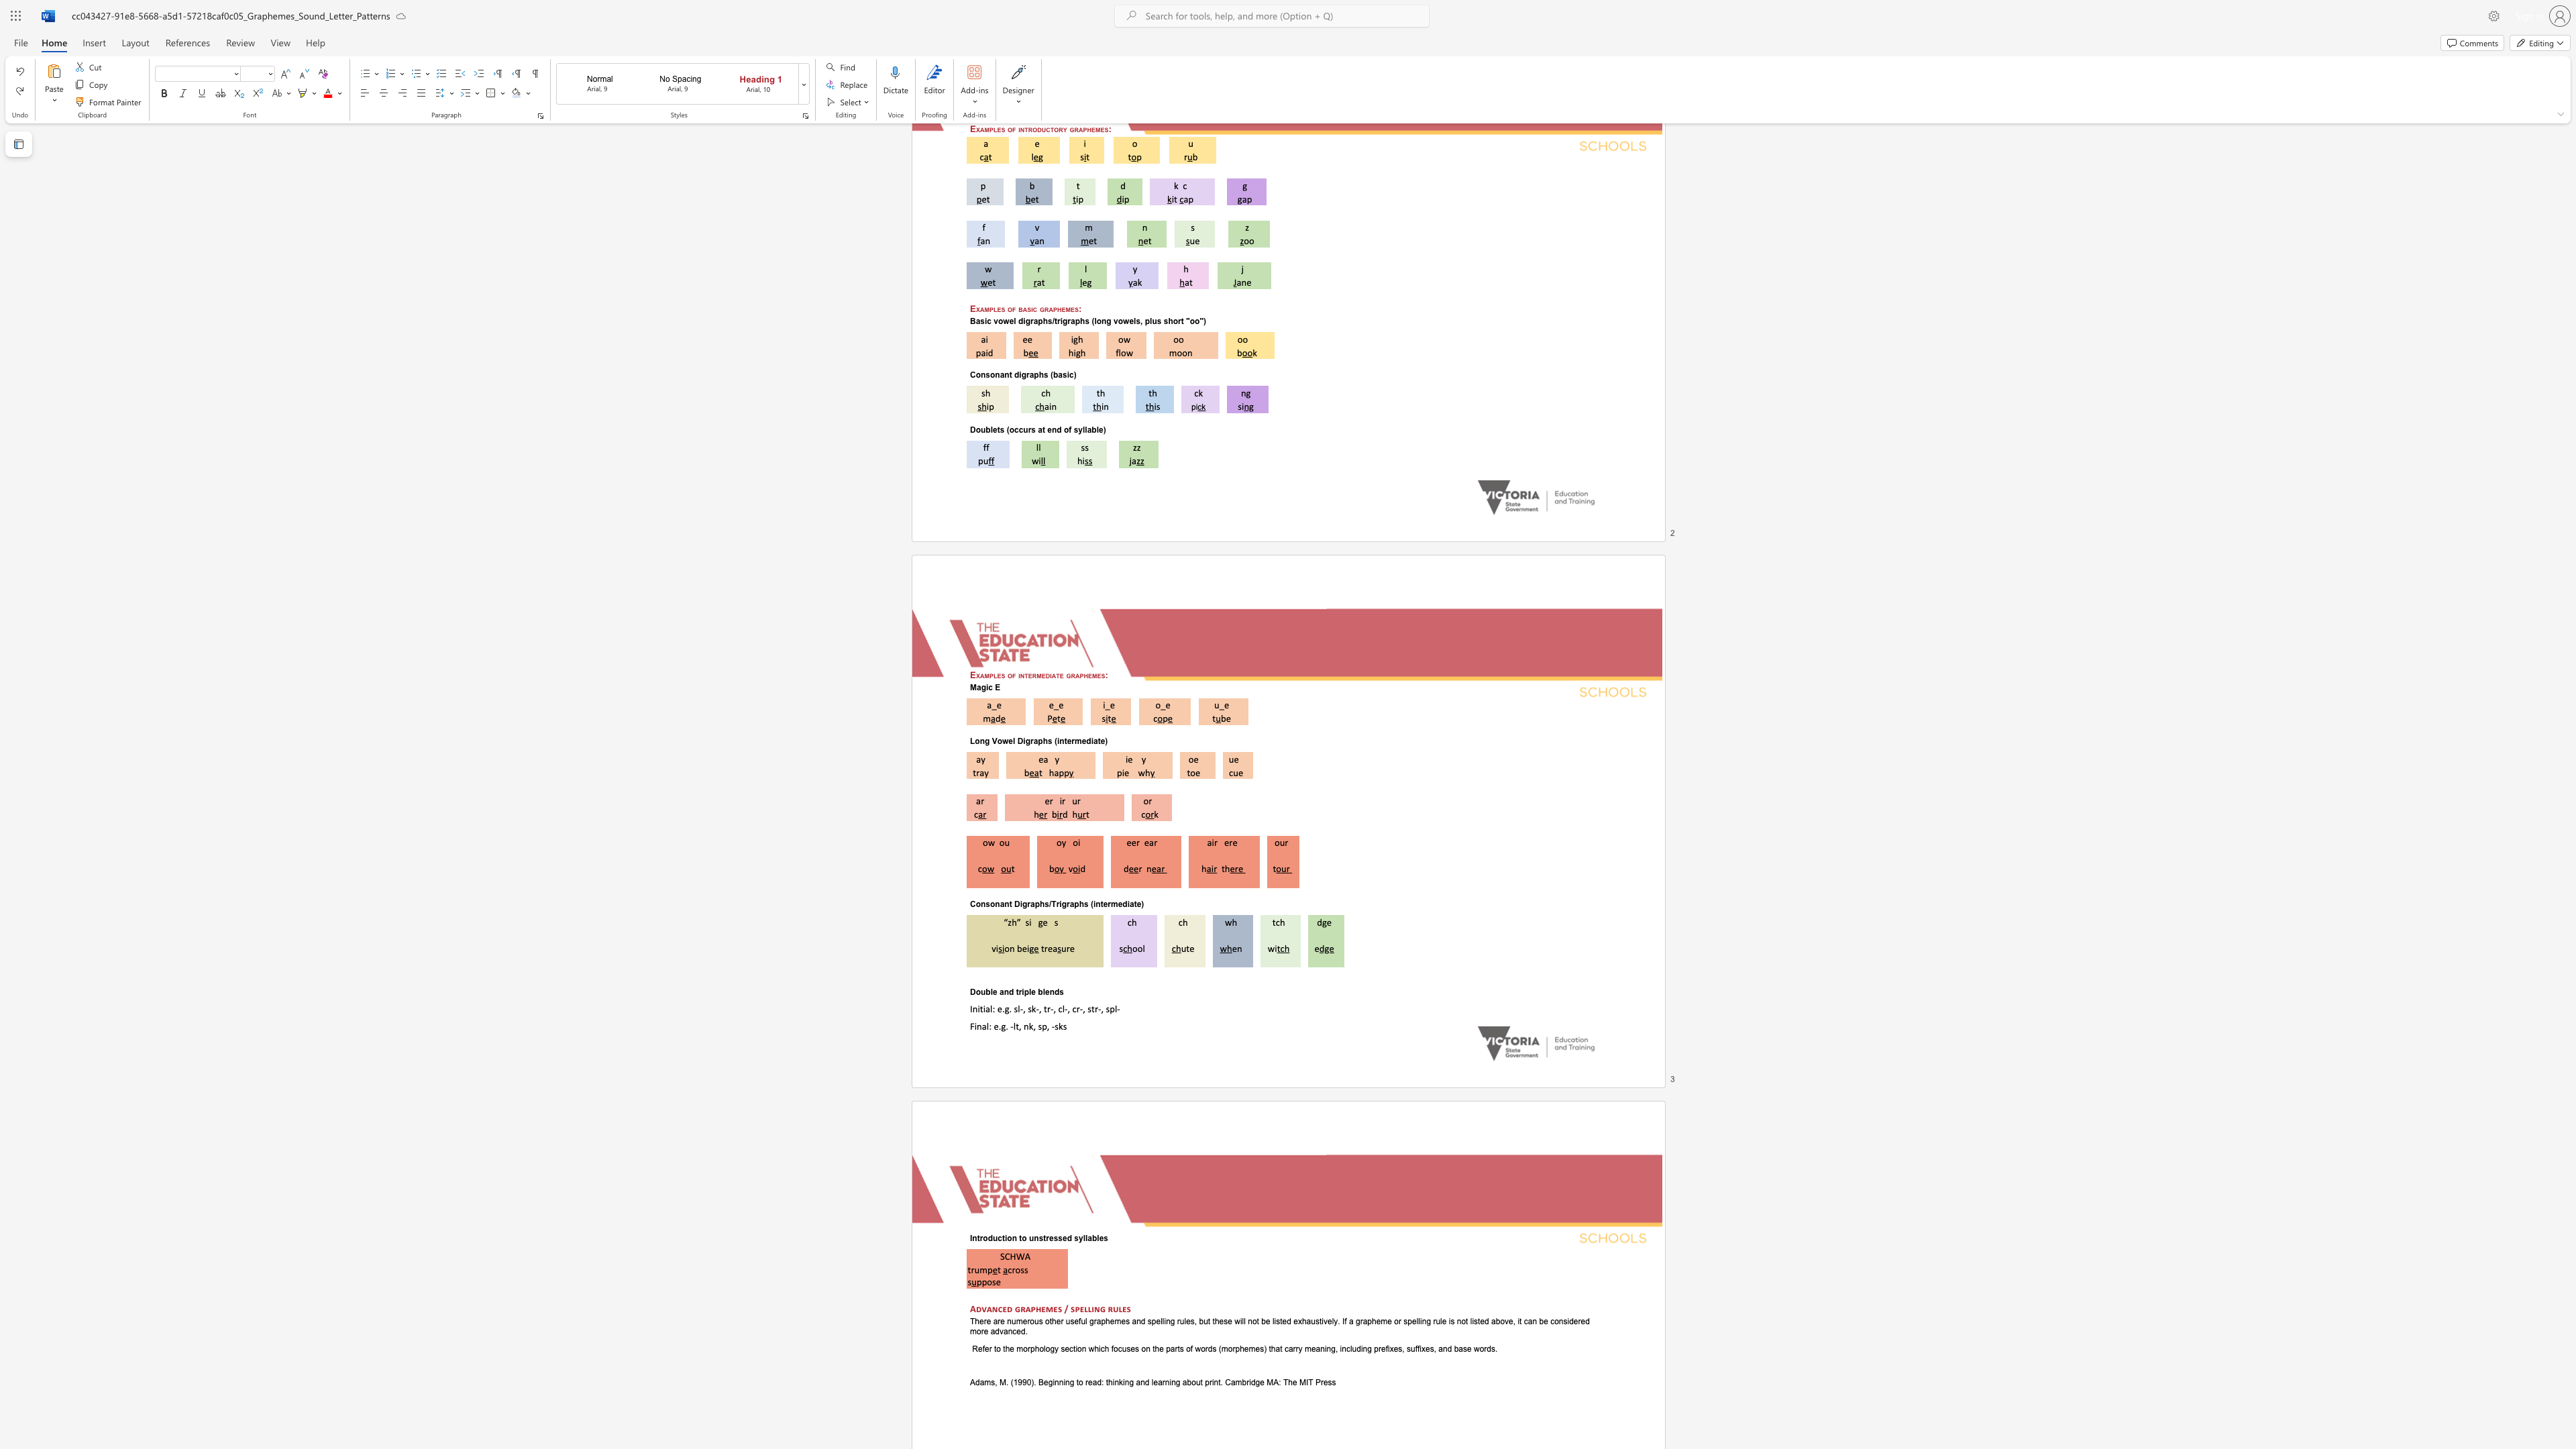  What do you see at coordinates (1232, 842) in the screenshot?
I see `the space between the continuous character "r" and "e" in the text` at bounding box center [1232, 842].